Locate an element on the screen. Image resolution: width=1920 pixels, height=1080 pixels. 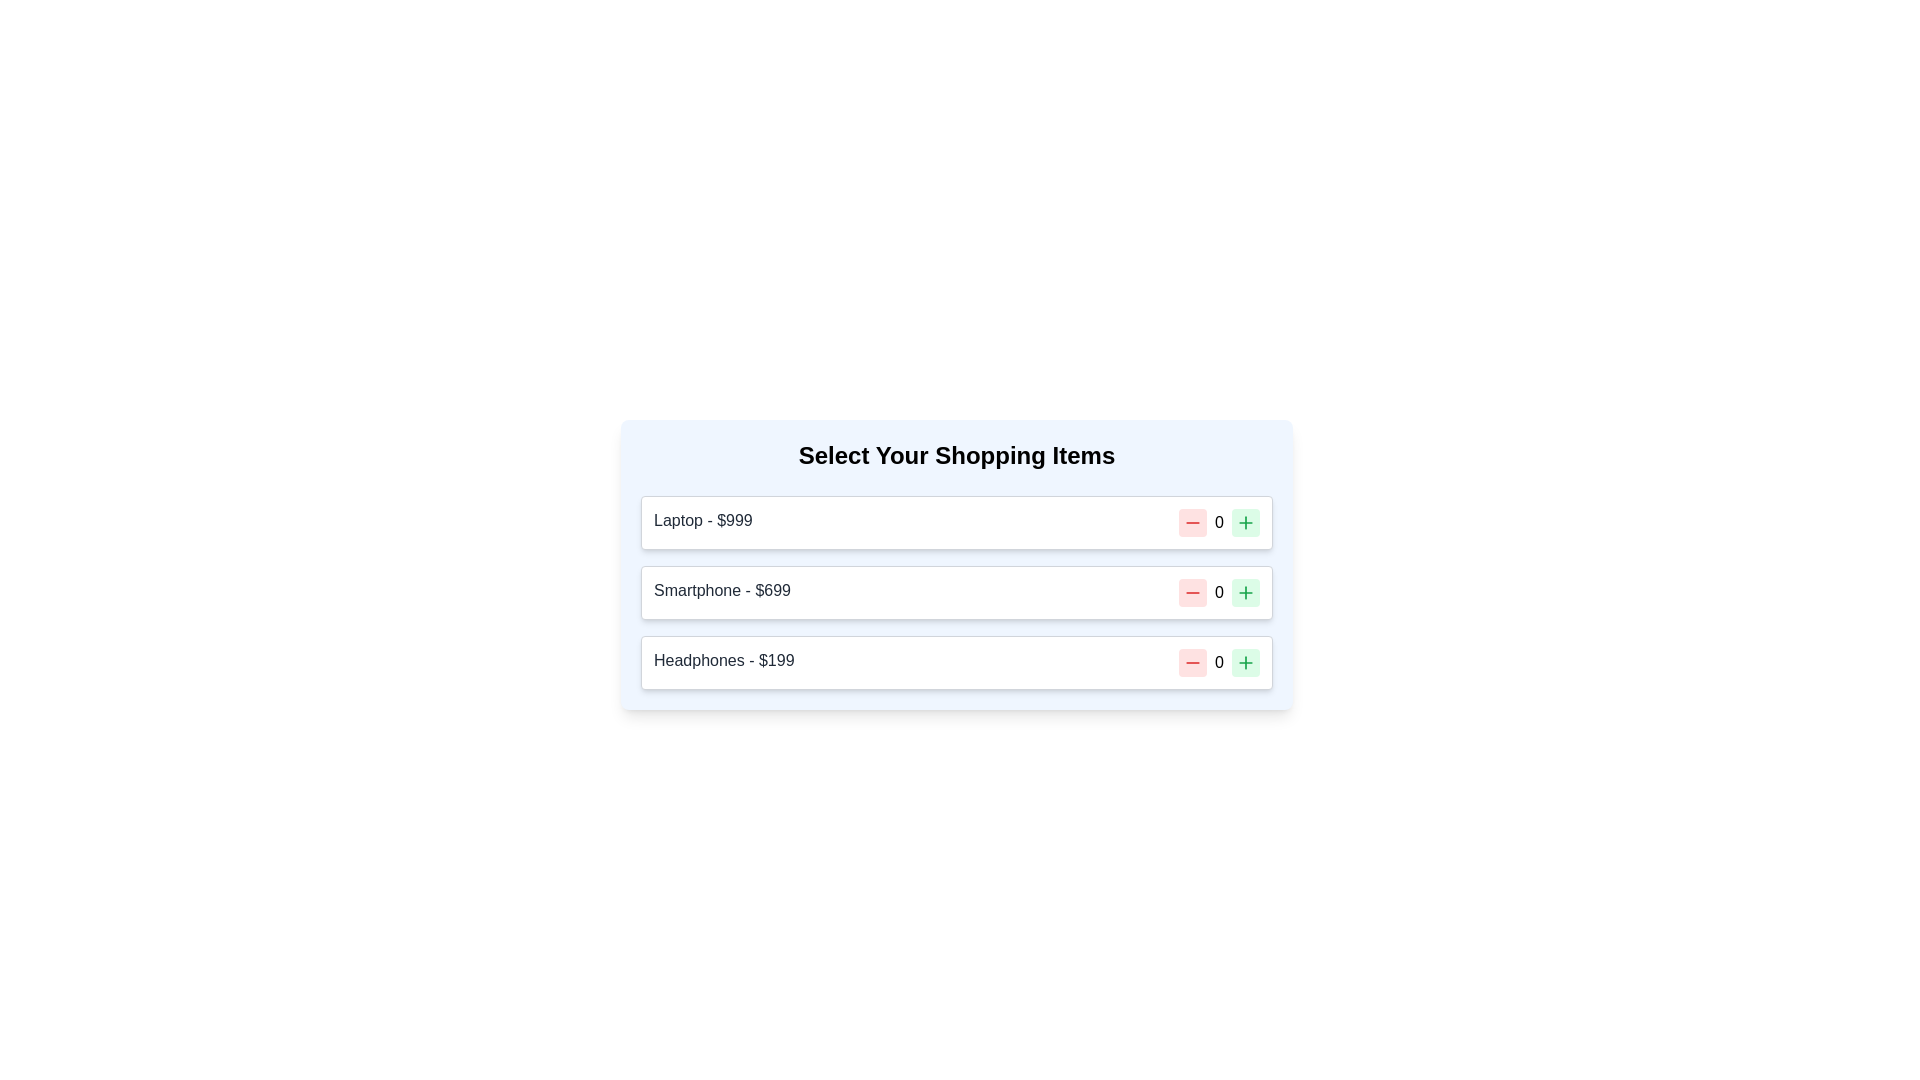
the increase quantity button located at the far right of the shopping list controls is located at coordinates (1245, 522).